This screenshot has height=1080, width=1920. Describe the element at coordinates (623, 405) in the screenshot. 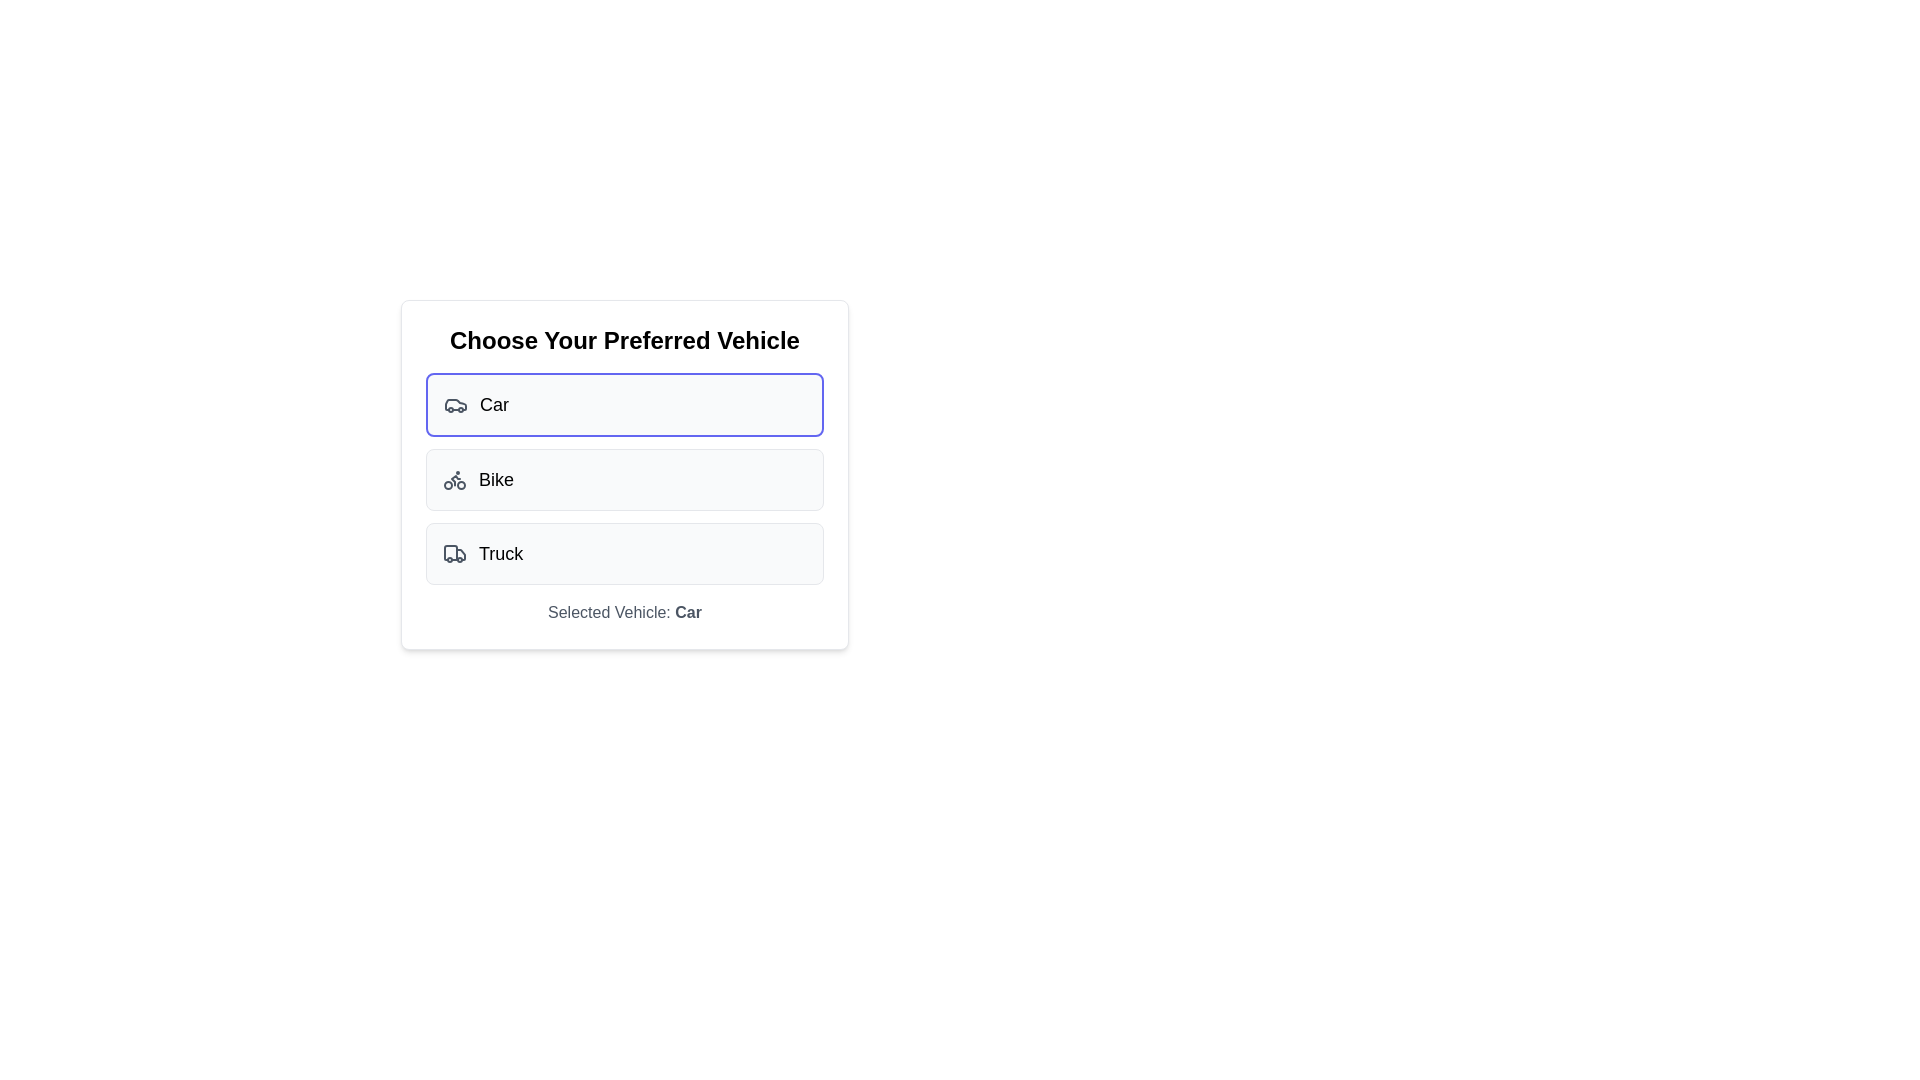

I see `on the first selectable list item labeled 'Car', which has a white background, rounded corners, and is bordered in indigo` at that location.